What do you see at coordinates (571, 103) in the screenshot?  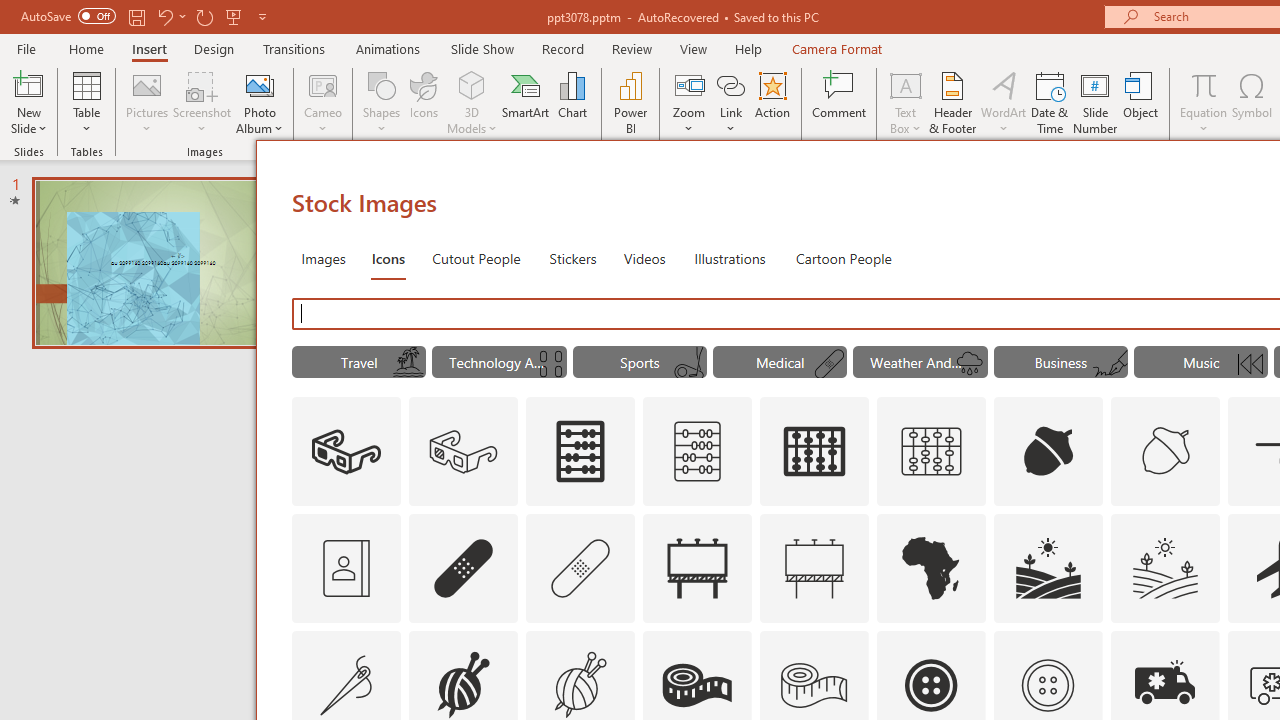 I see `'Chart...'` at bounding box center [571, 103].